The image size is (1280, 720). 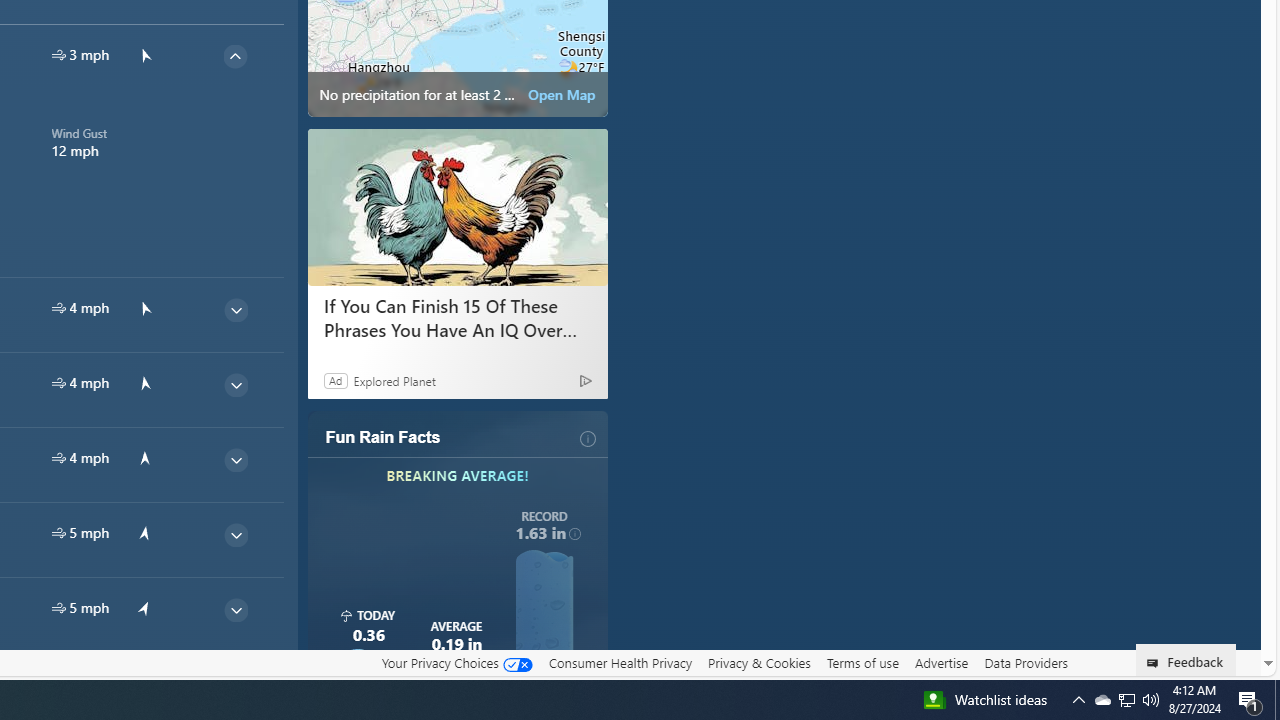 I want to click on 'Open Map', so click(x=560, y=95).